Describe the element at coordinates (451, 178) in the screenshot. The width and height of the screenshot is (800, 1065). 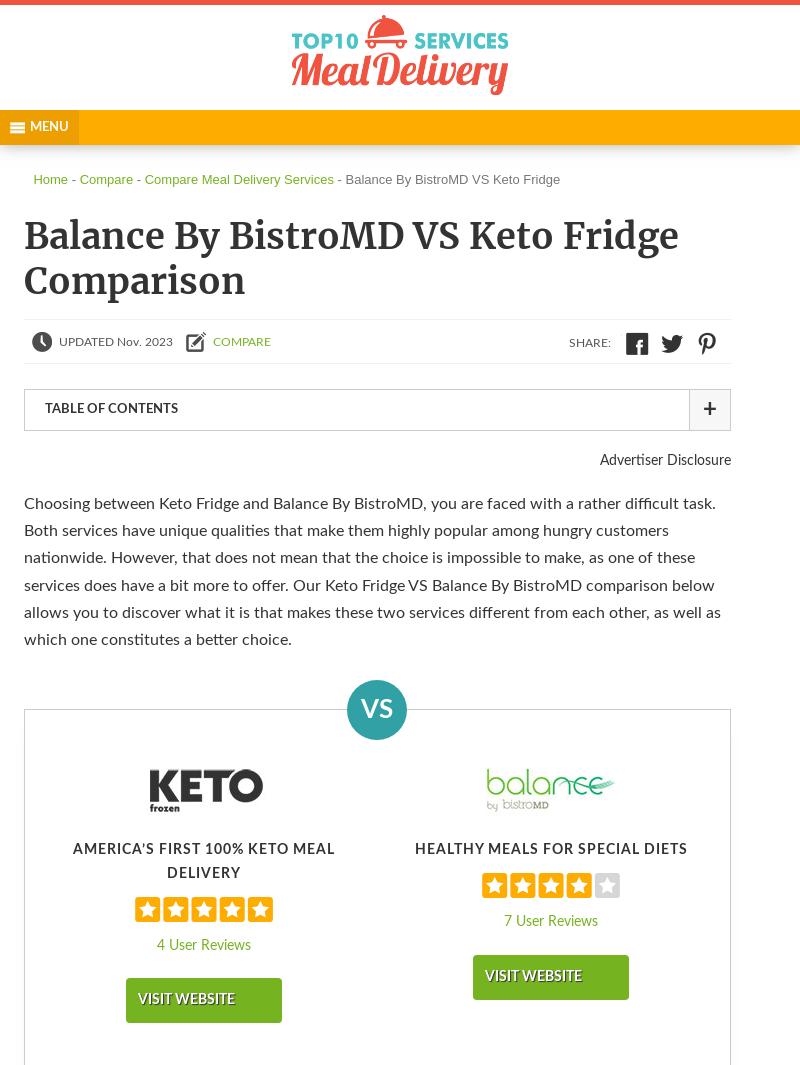
I see `'Balance By BistroMD VS Keto Fridge'` at that location.